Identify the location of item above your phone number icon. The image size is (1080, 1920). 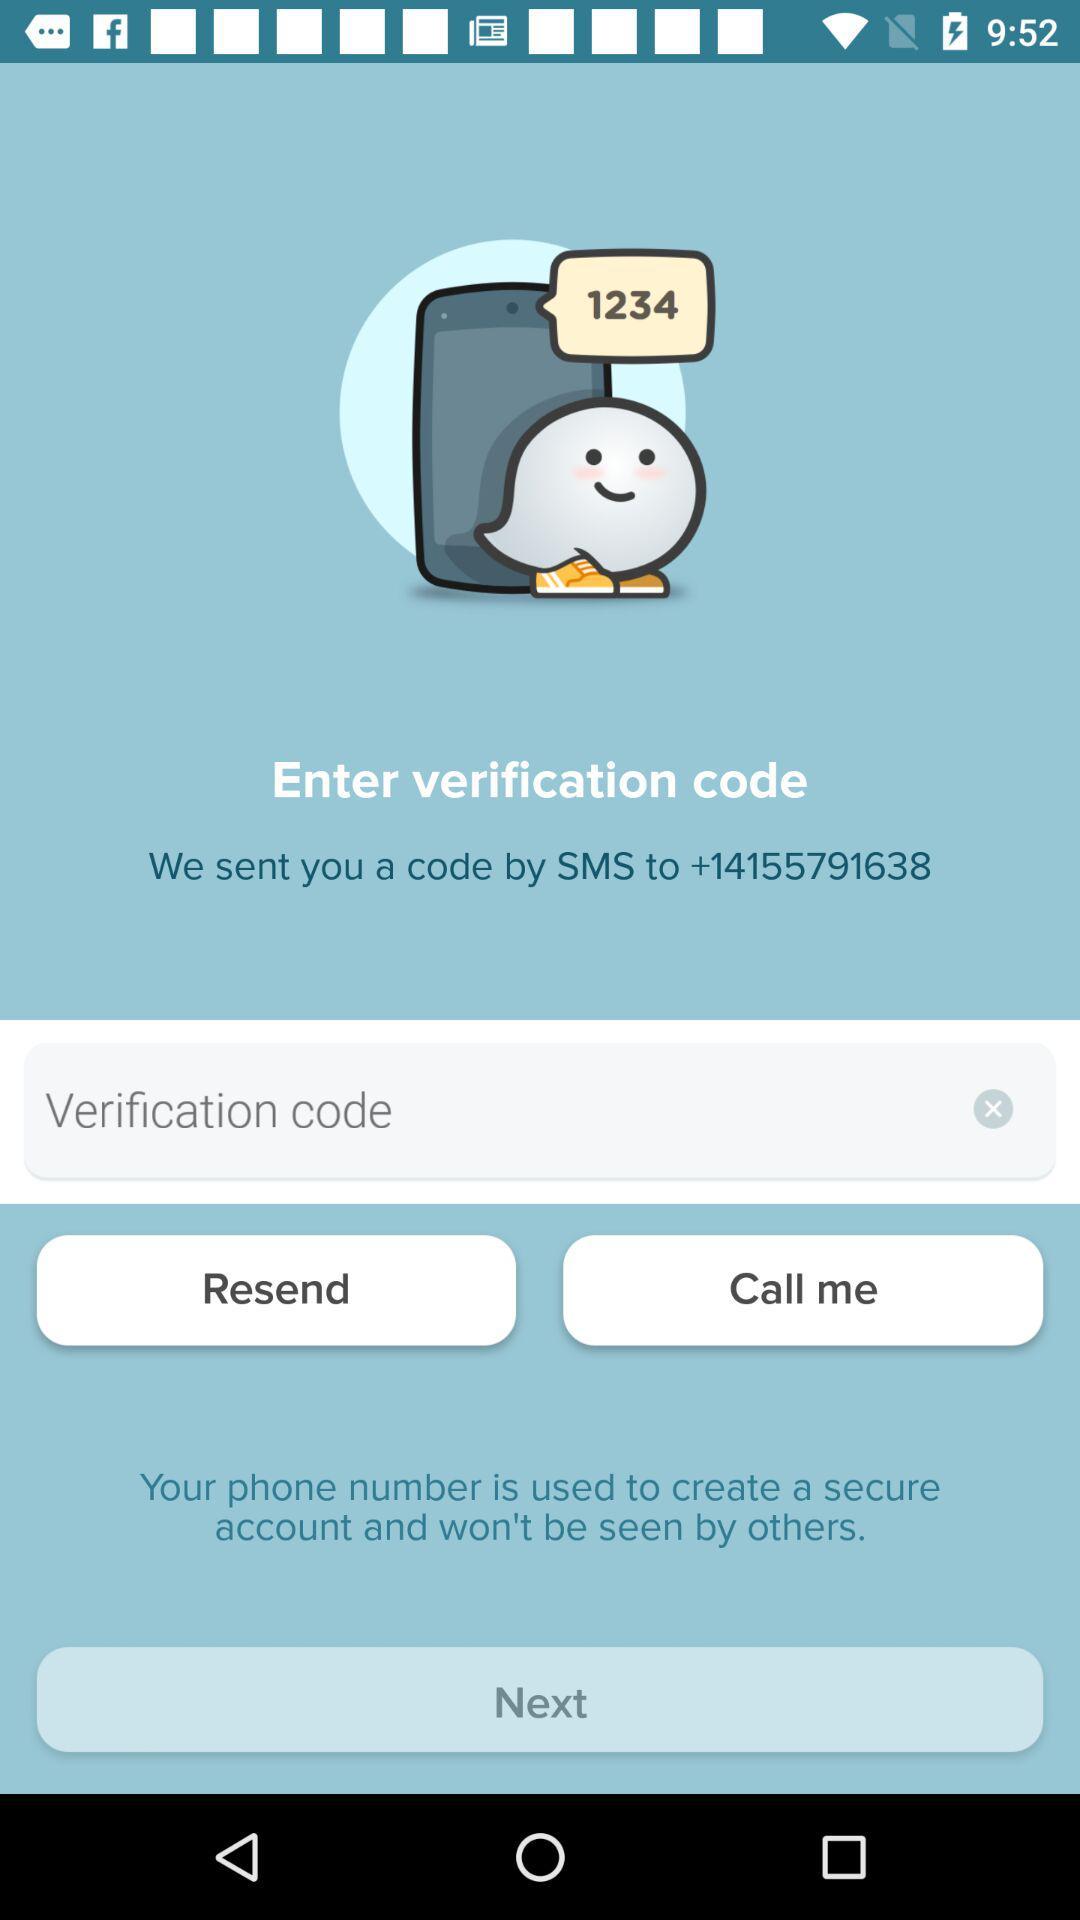
(802, 1295).